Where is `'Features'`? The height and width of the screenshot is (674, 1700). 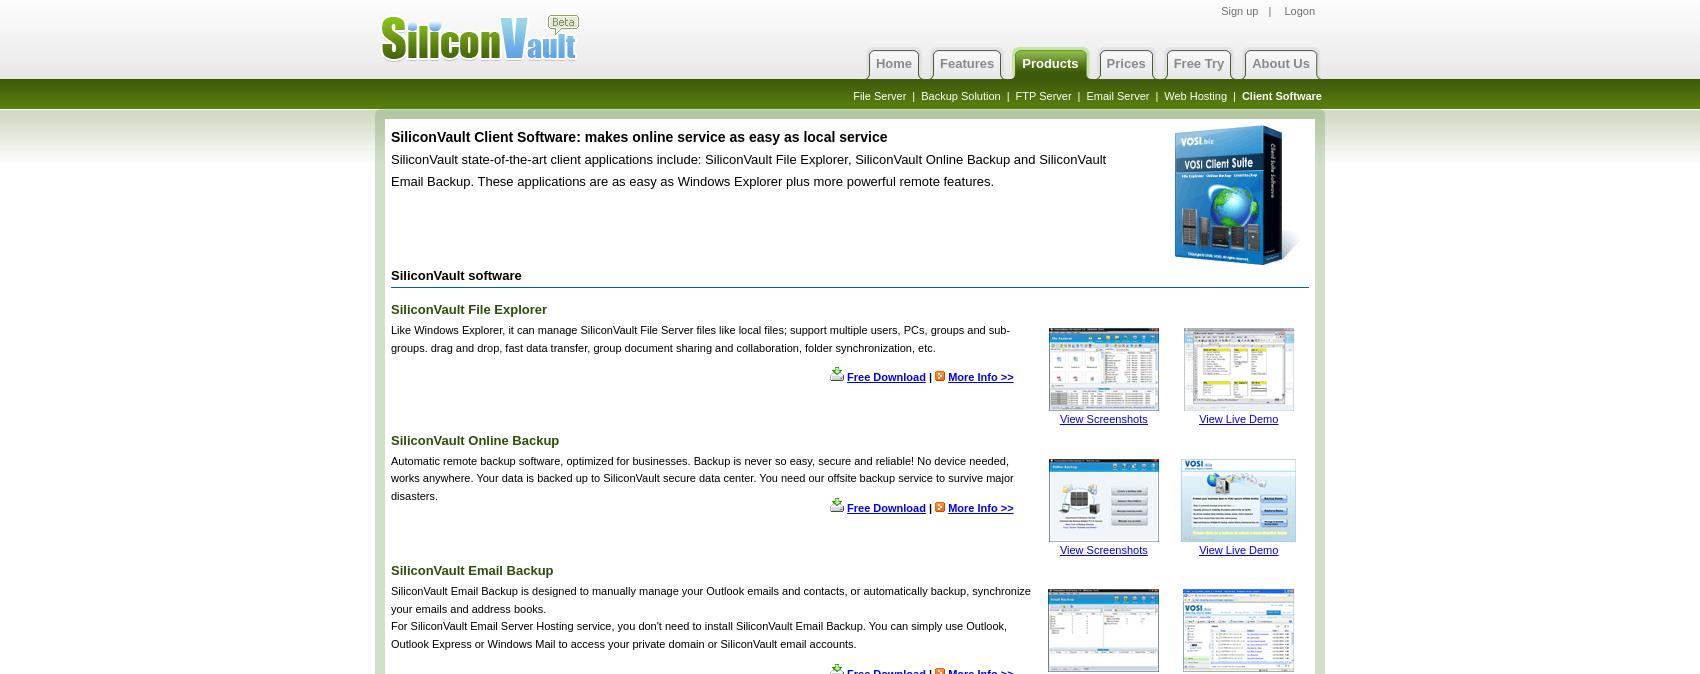 'Features' is located at coordinates (965, 62).